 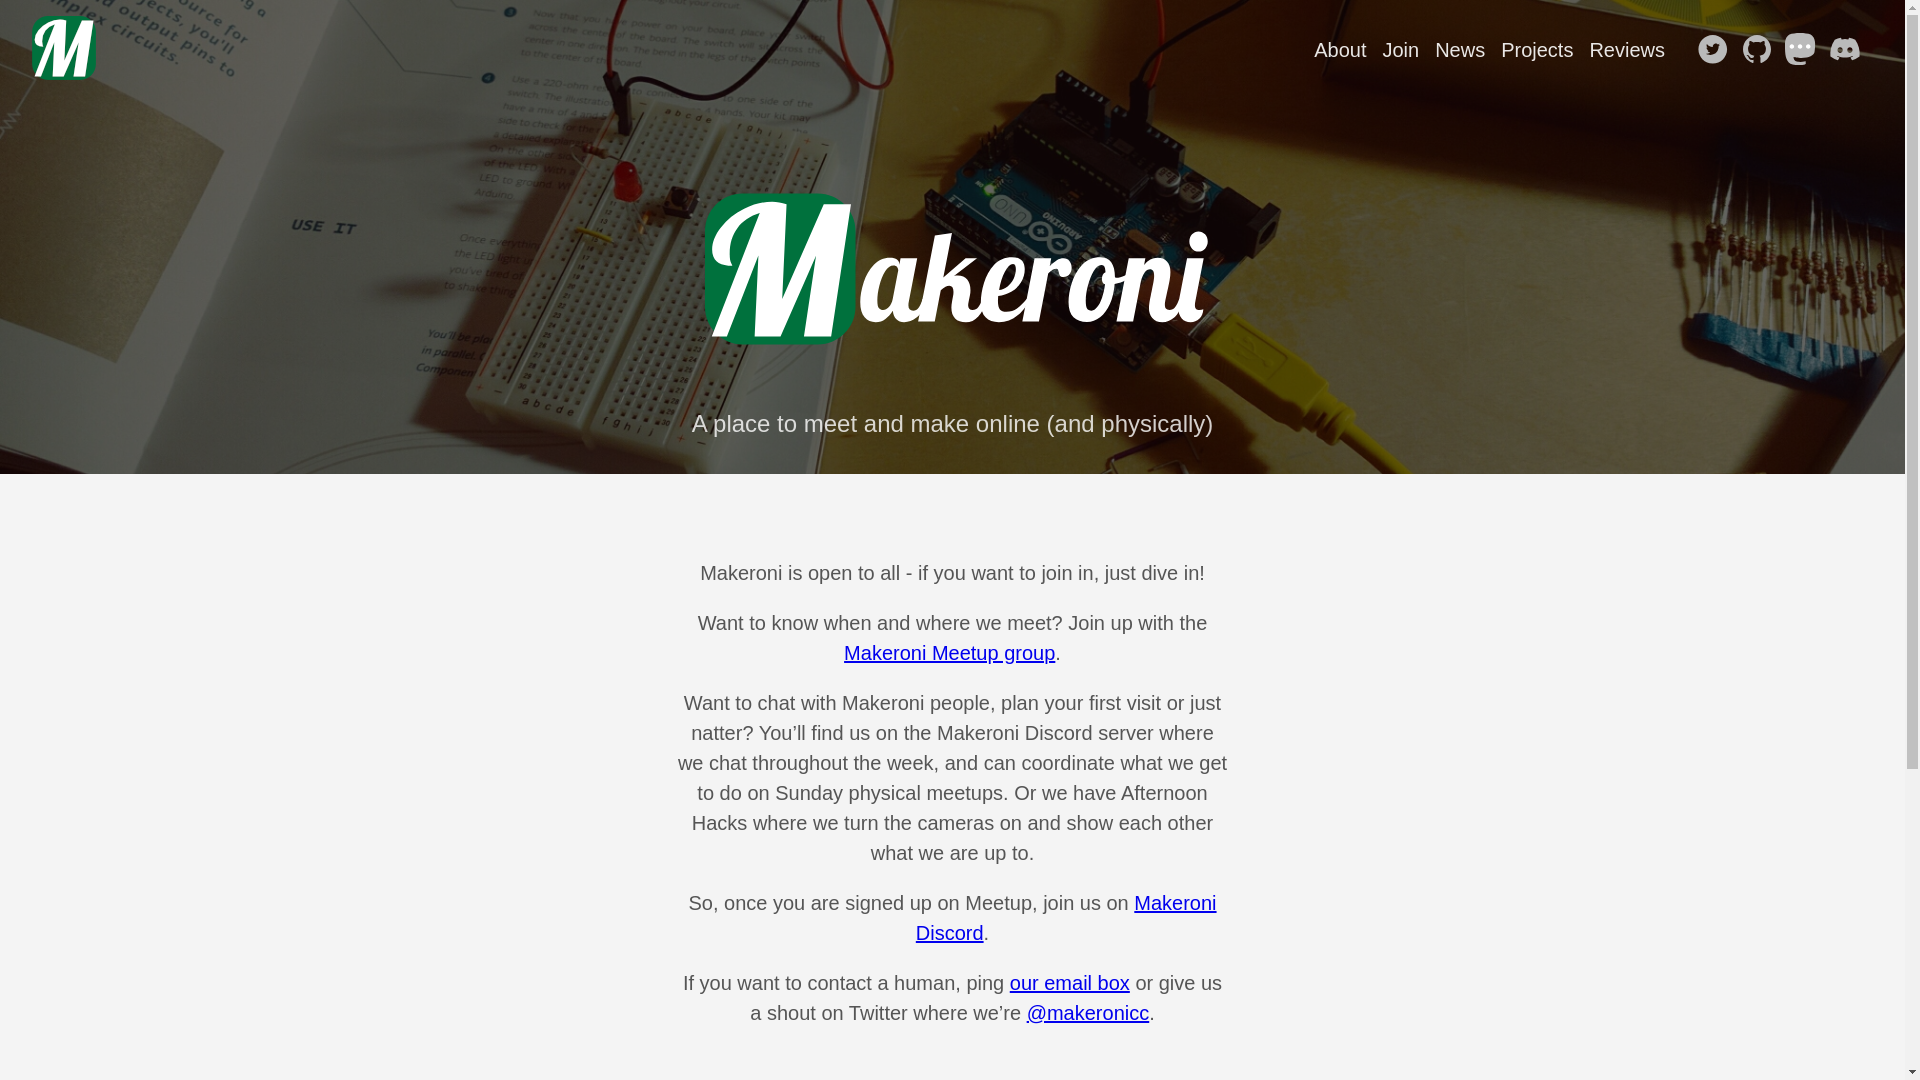 What do you see at coordinates (1459, 49) in the screenshot?
I see `'News'` at bounding box center [1459, 49].